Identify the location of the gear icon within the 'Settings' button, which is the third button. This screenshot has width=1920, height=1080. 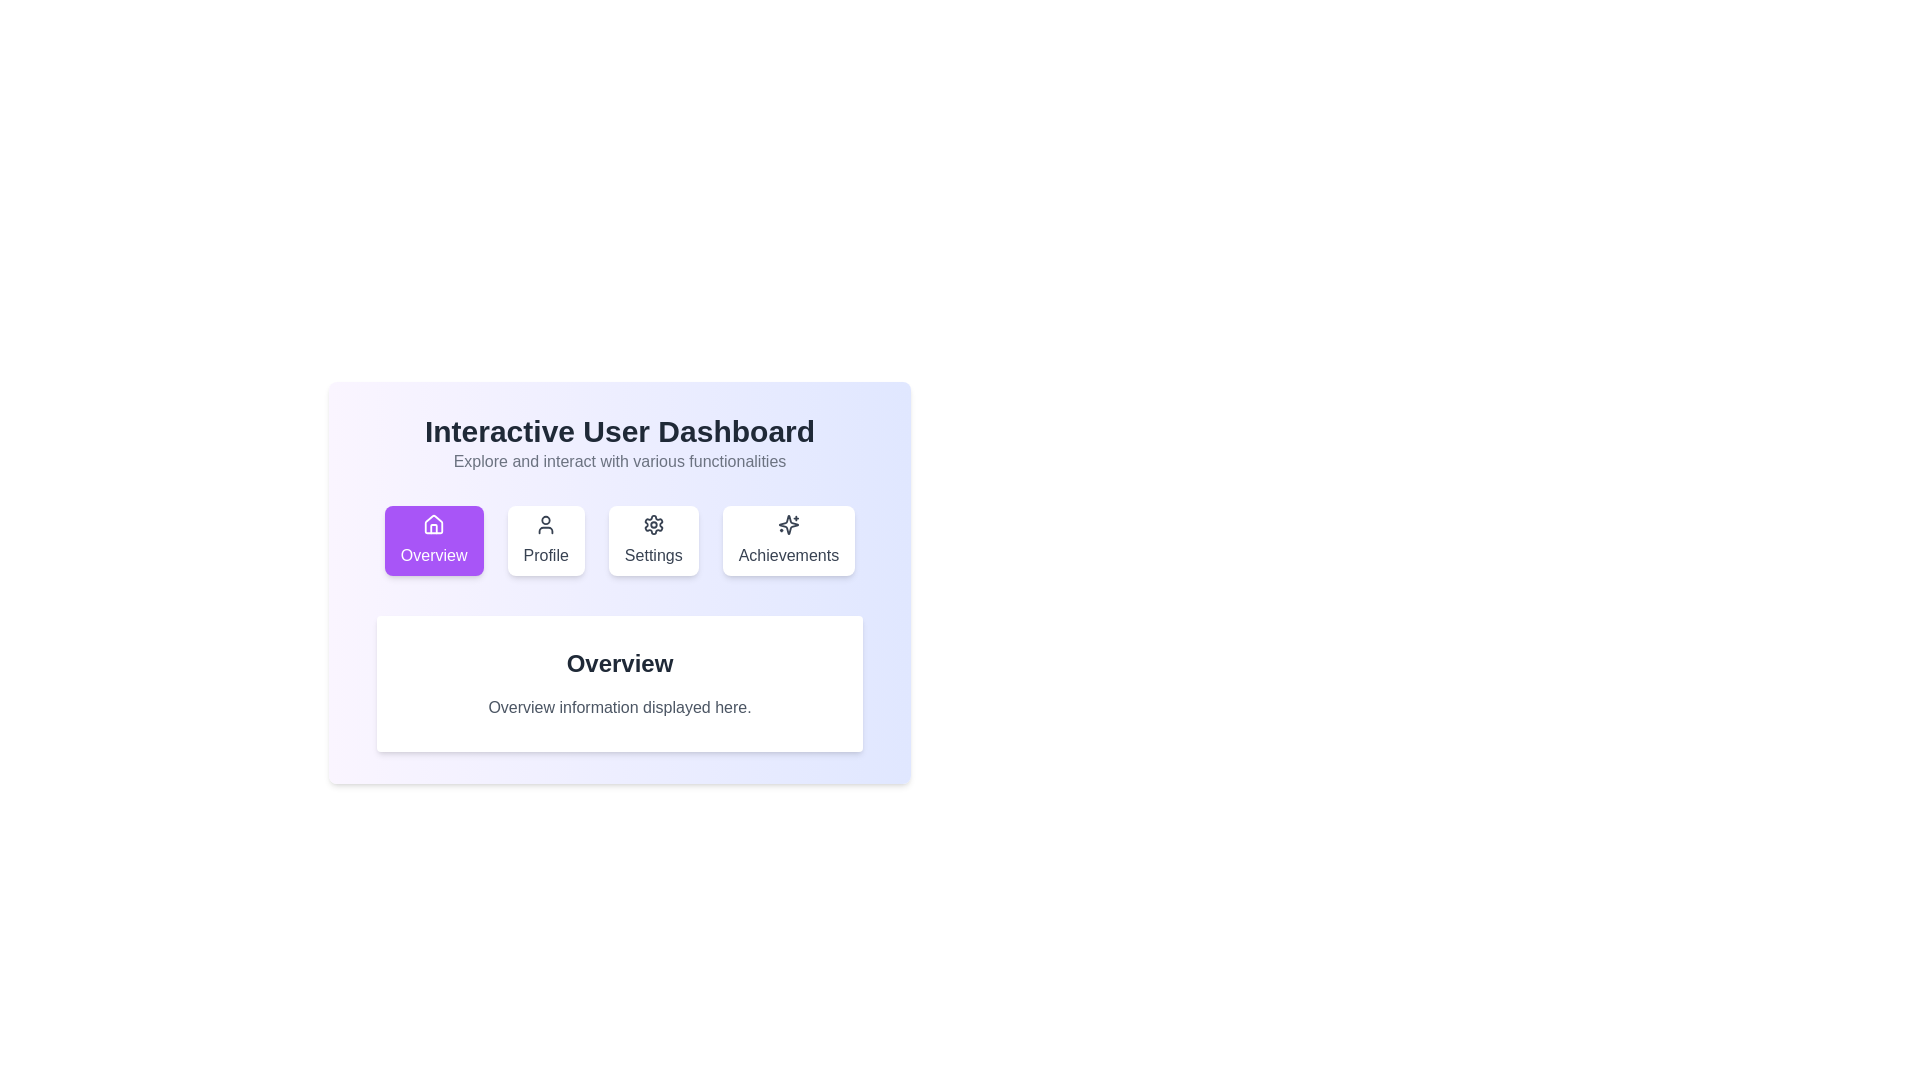
(653, 523).